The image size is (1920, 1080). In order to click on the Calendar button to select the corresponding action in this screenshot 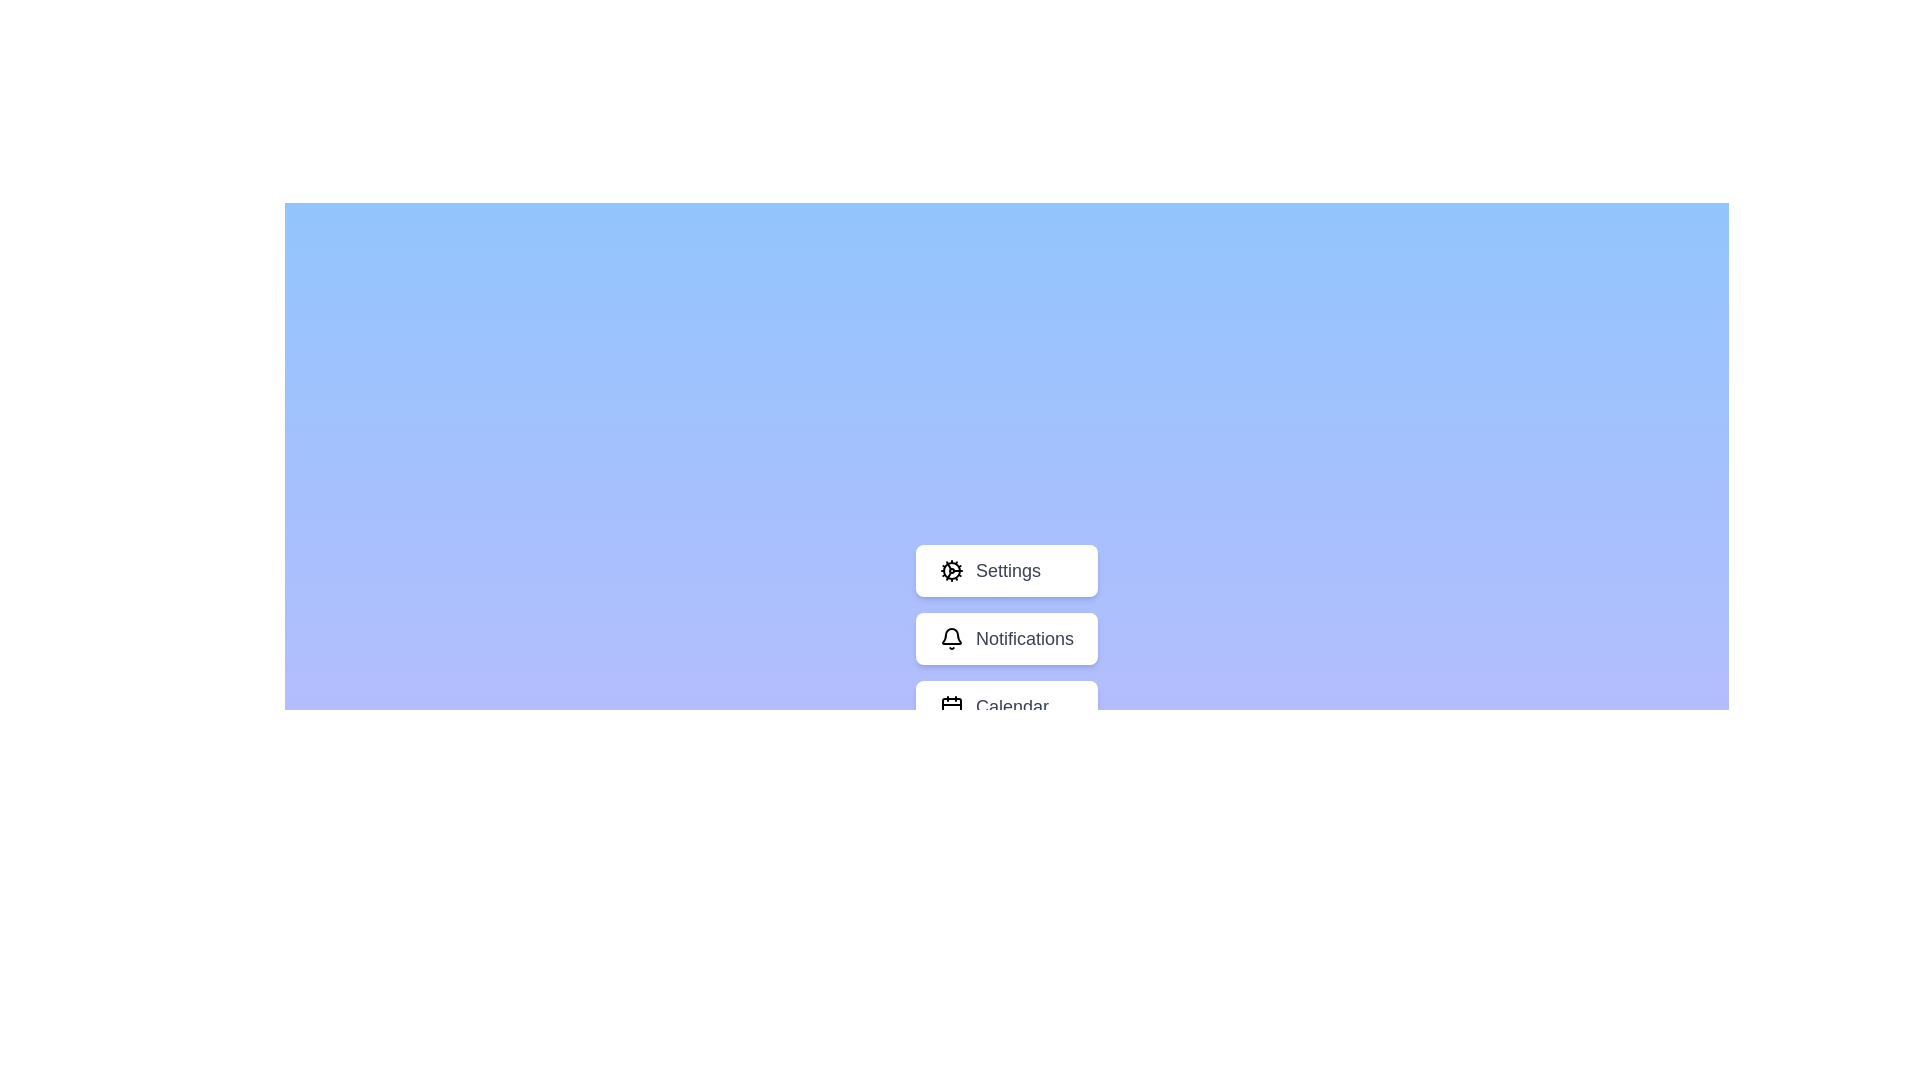, I will do `click(1007, 705)`.